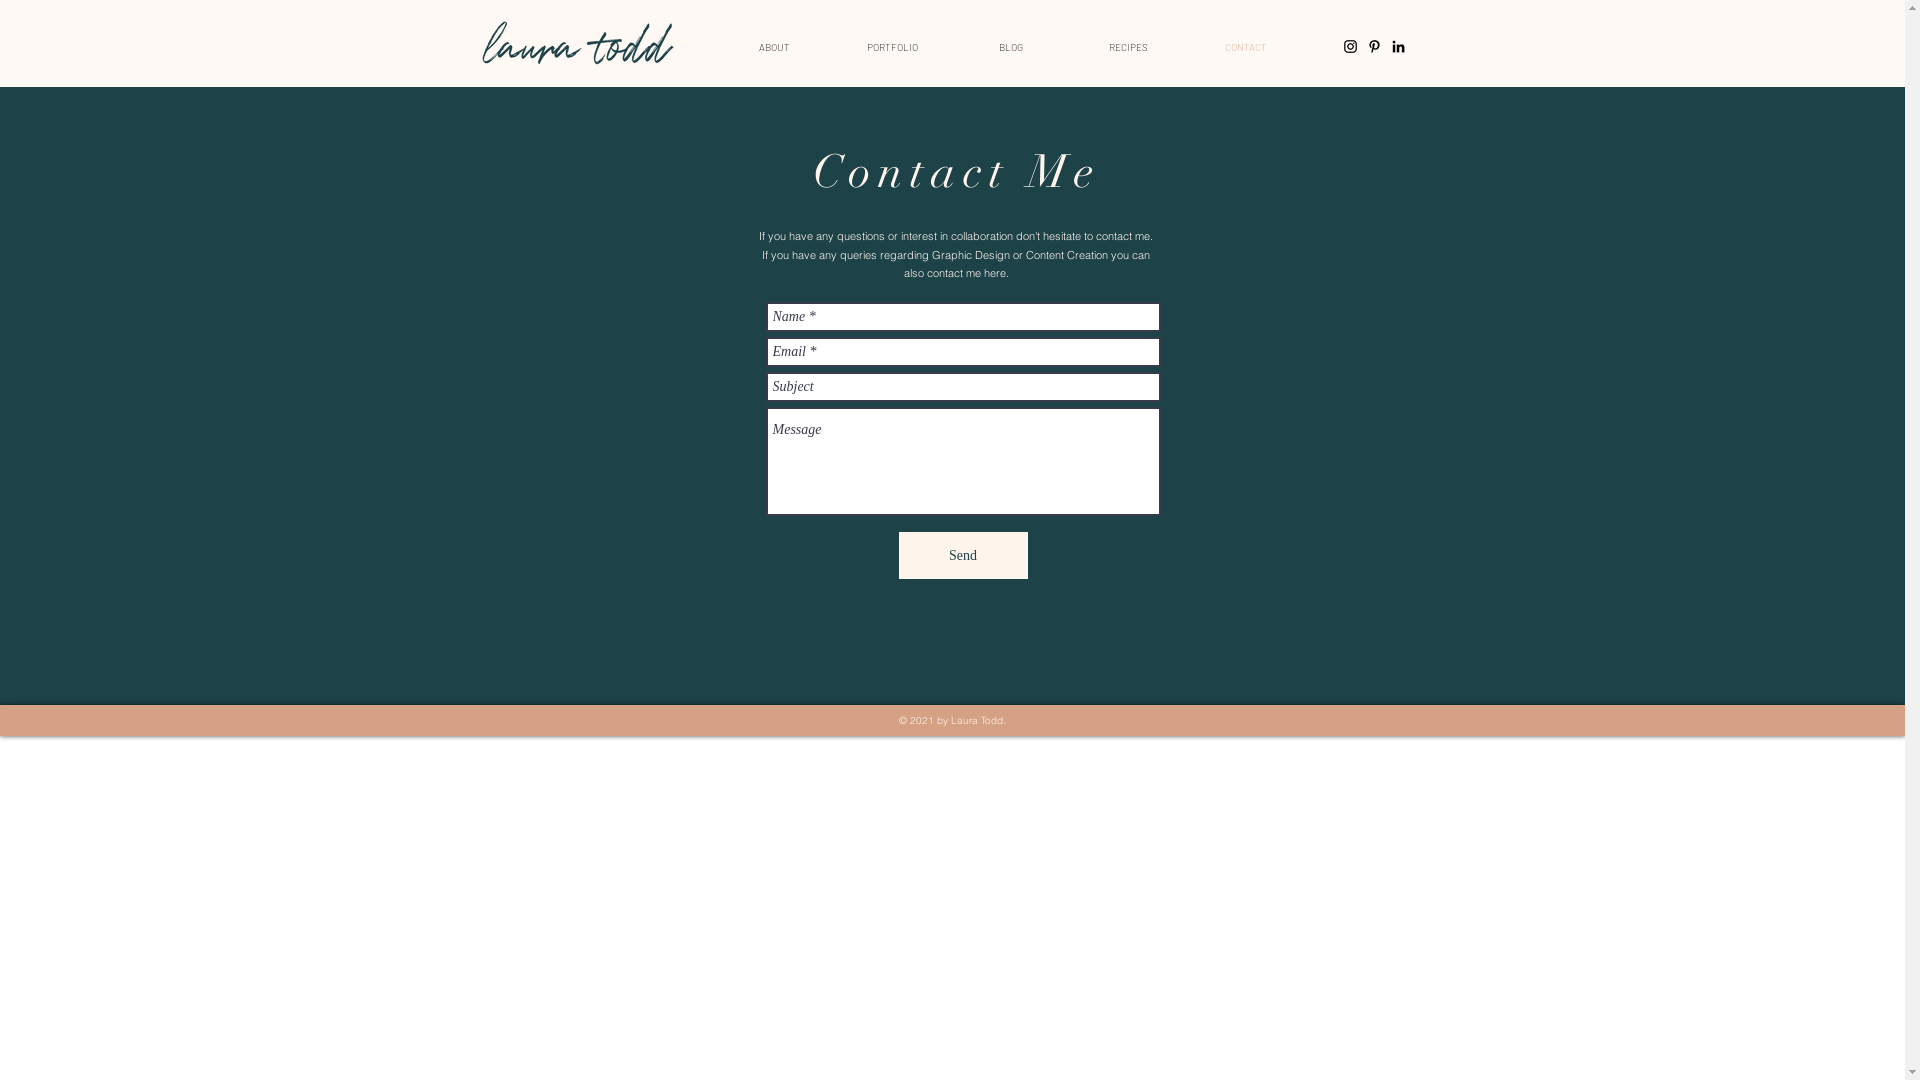 This screenshot has width=1920, height=1080. I want to click on 'Send', so click(962, 555).